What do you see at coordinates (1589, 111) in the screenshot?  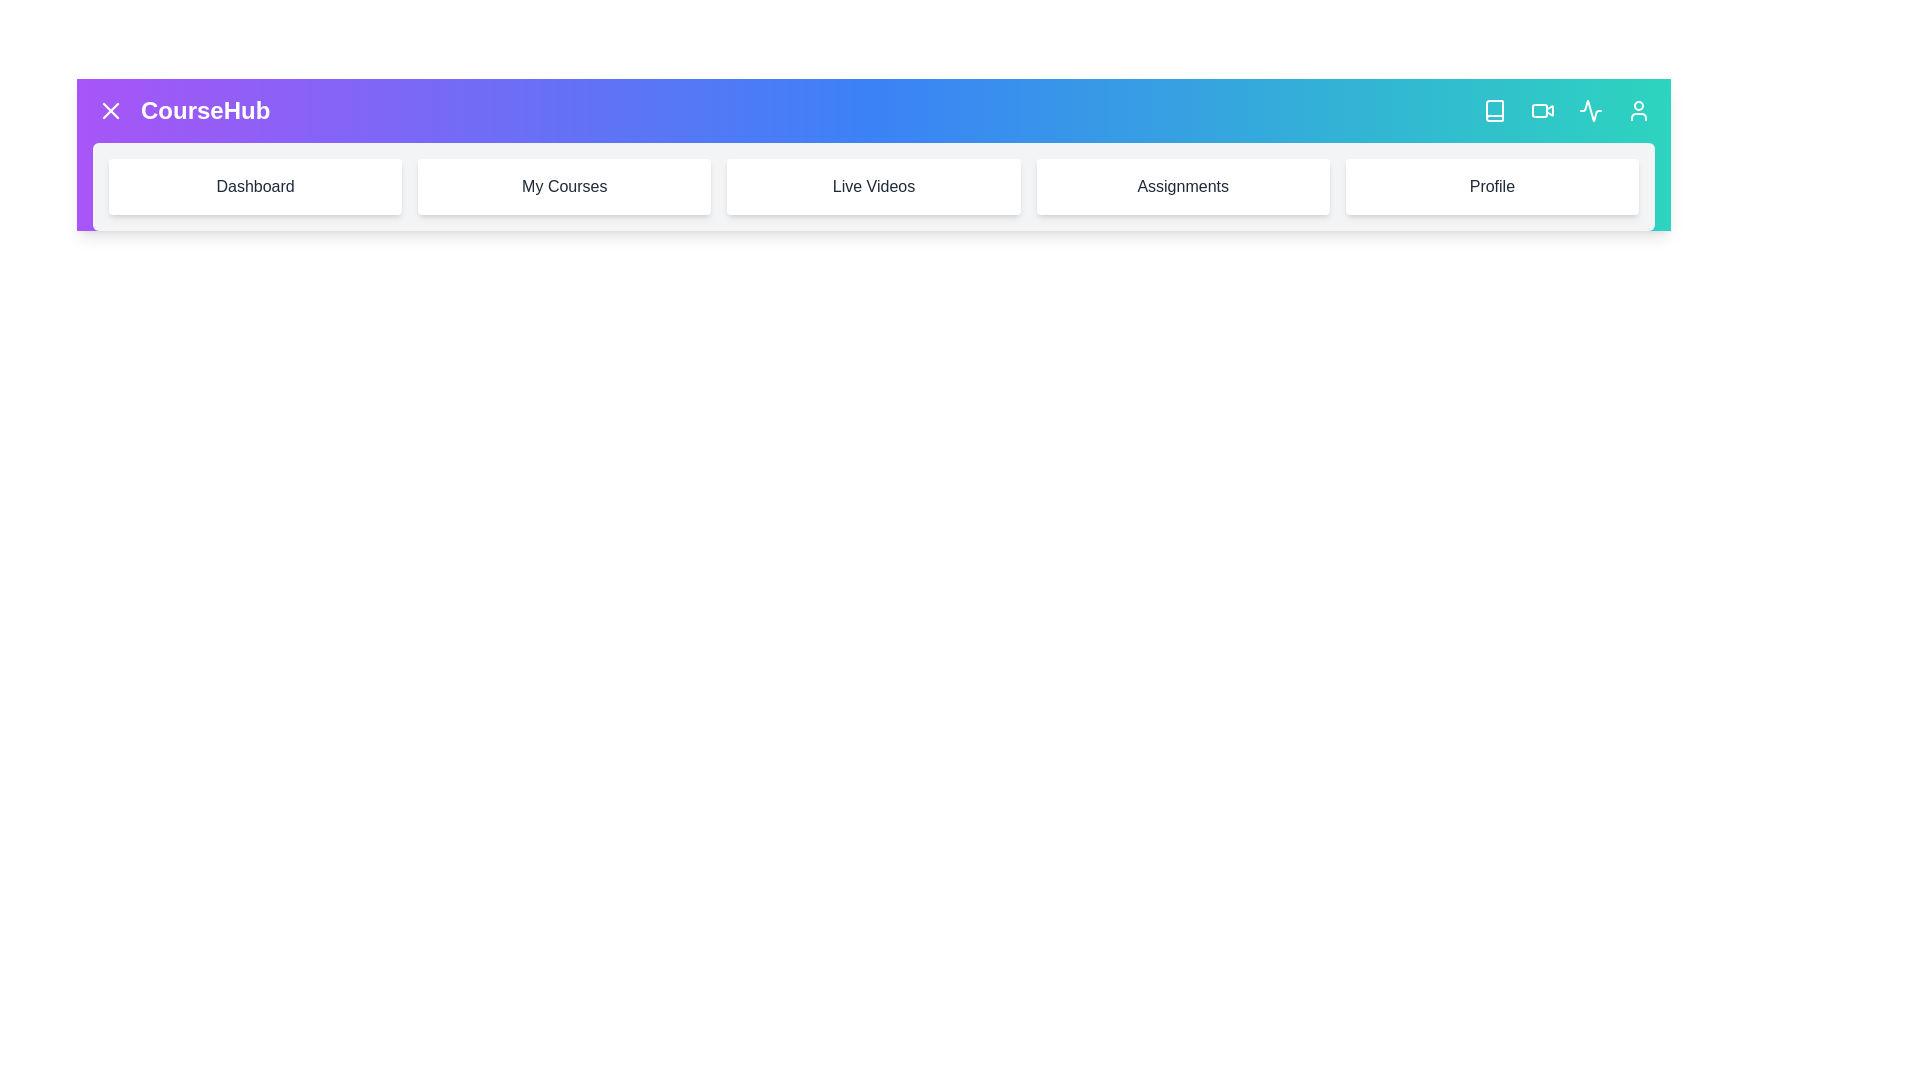 I see `the Activities button in the top bar for navigation` at bounding box center [1589, 111].